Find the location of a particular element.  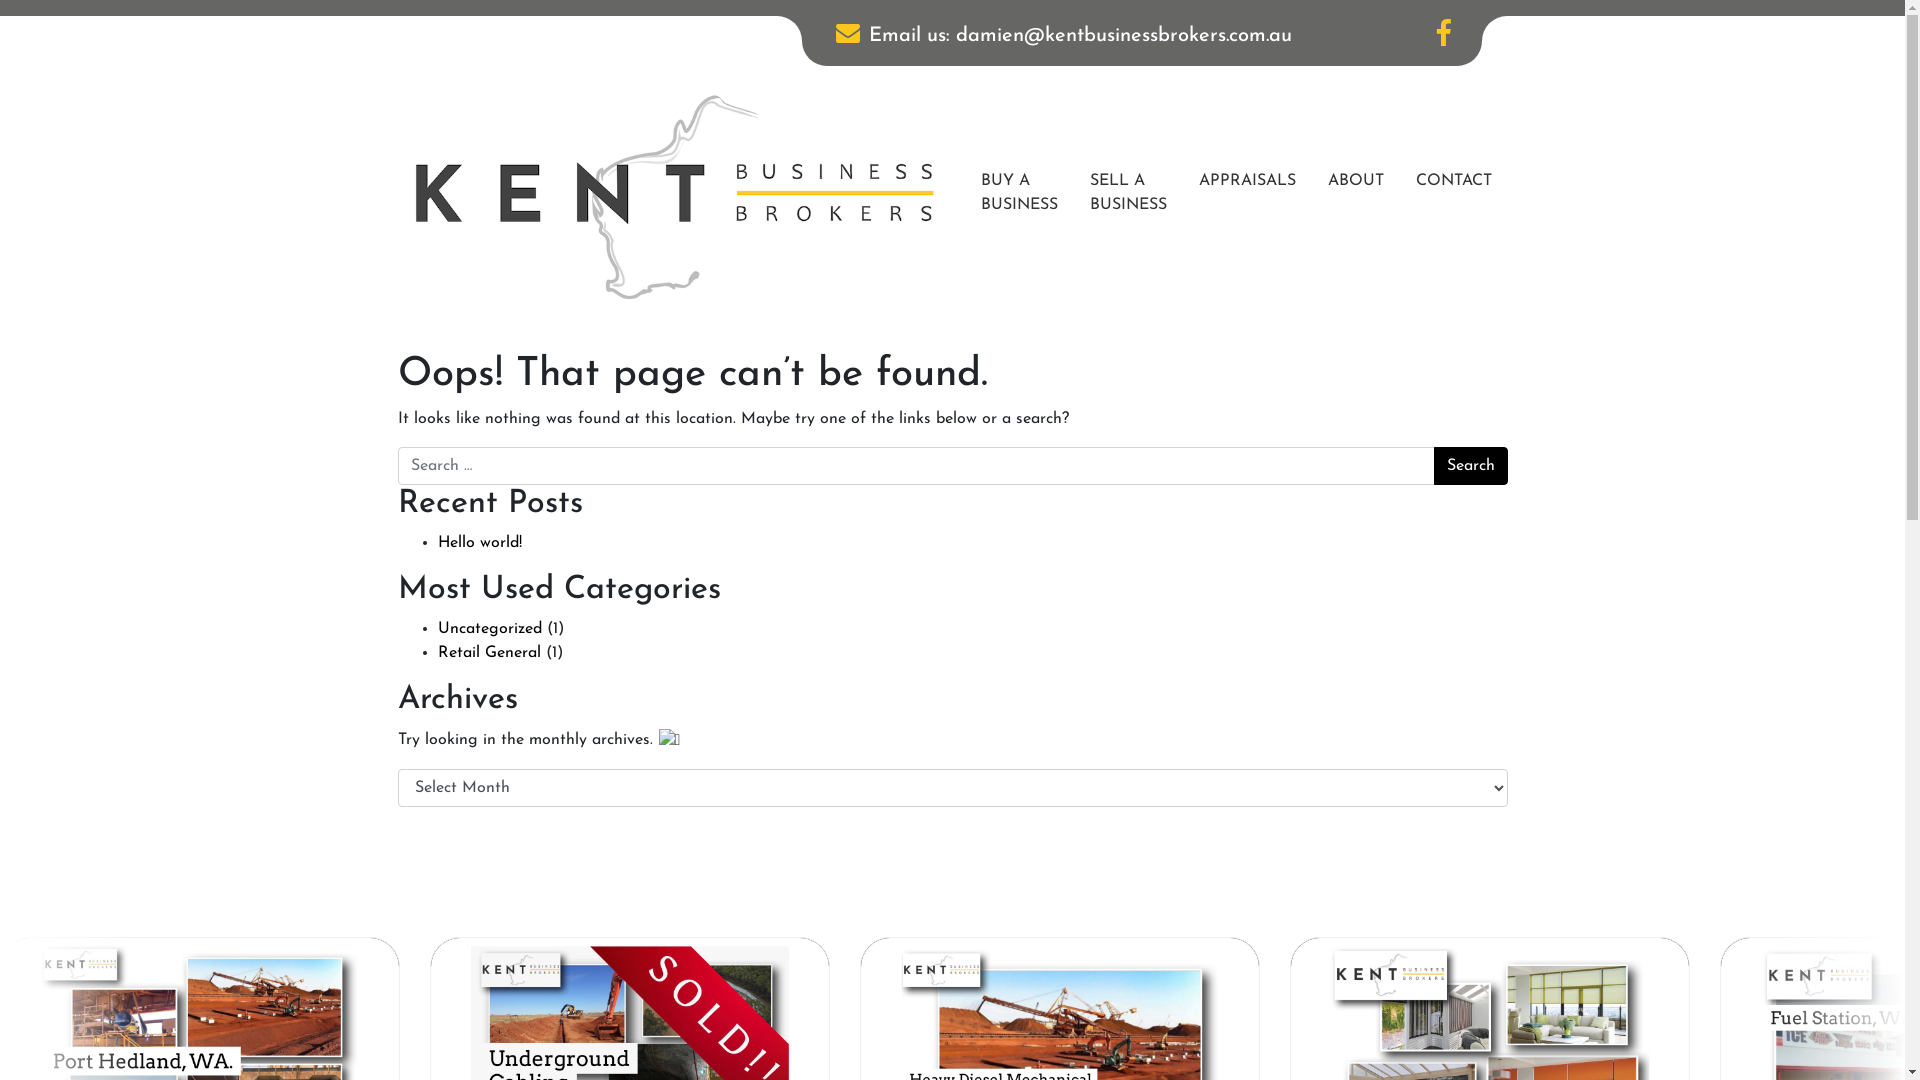

'ABOUT' is located at coordinates (1311, 181).